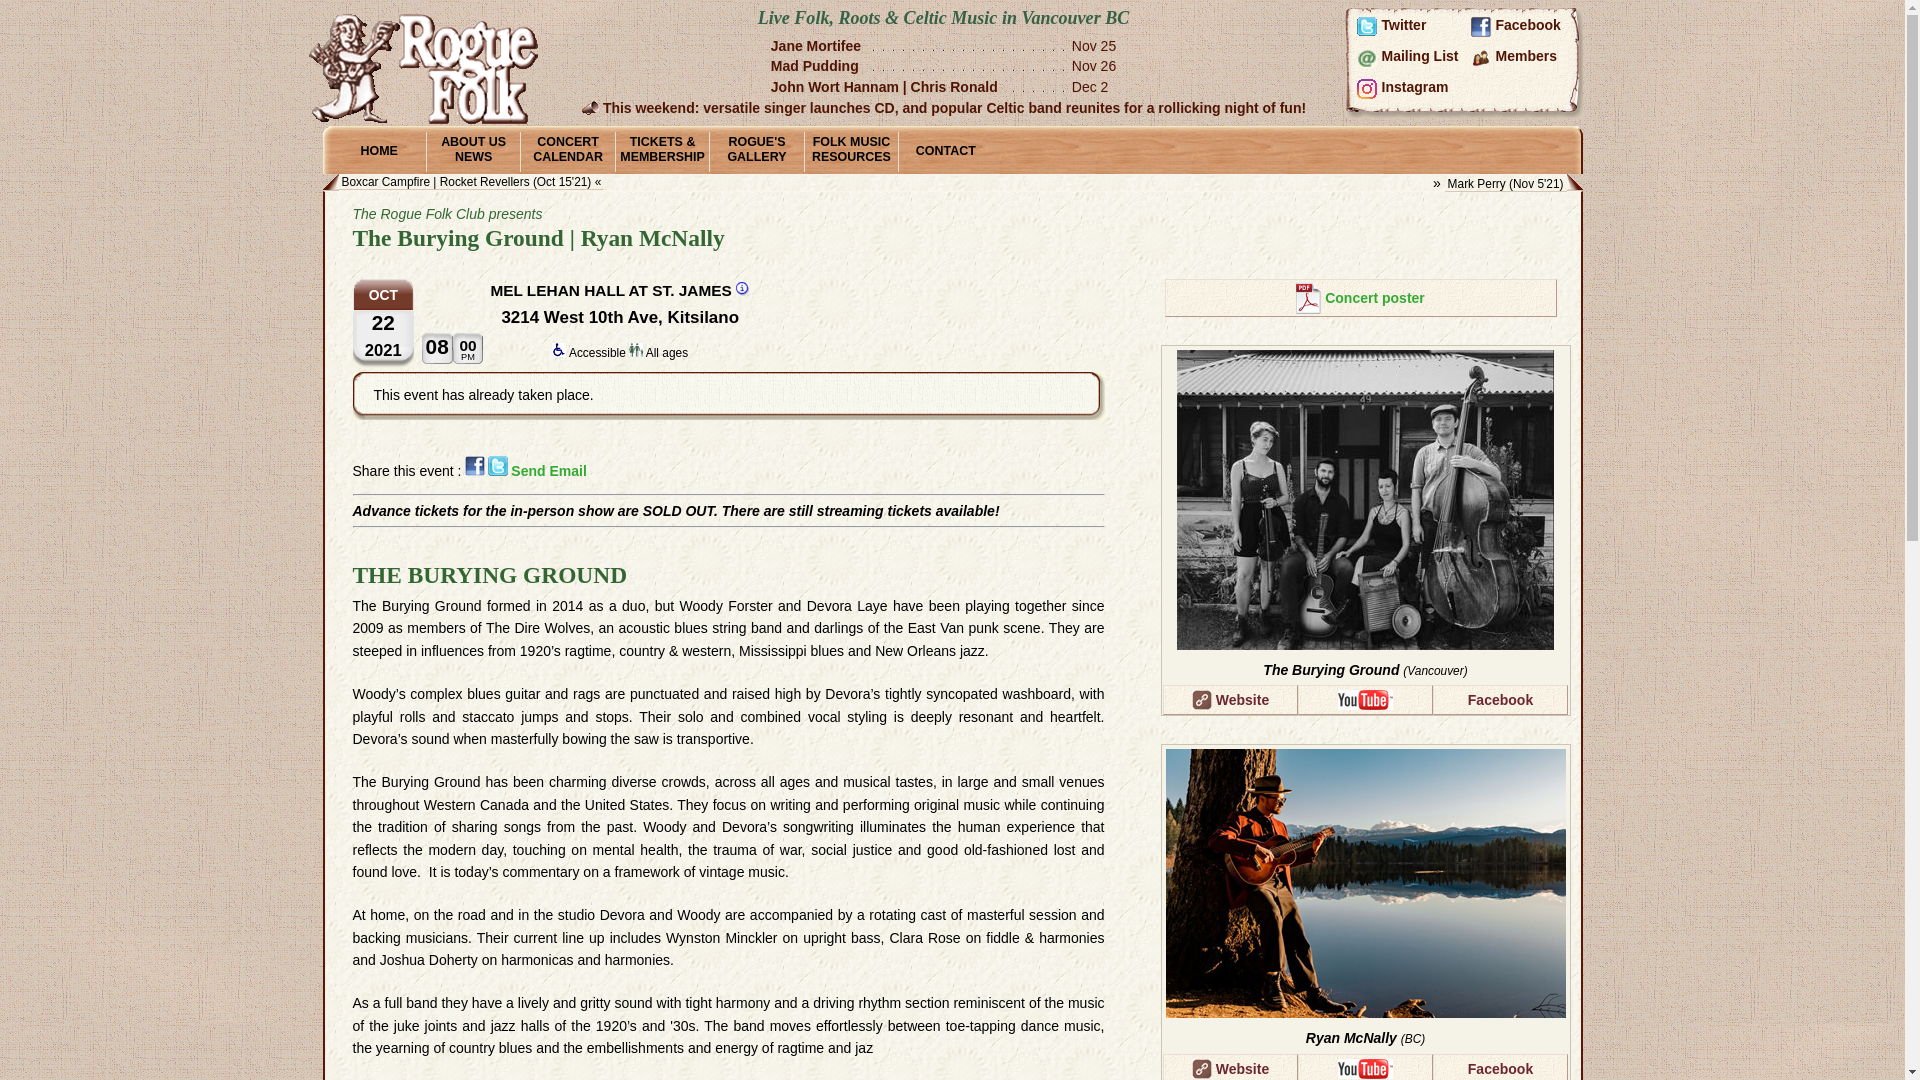 The image size is (1920, 1080). Describe the element at coordinates (662, 150) in the screenshot. I see `'TICKETS & MEMBERSHIP'` at that location.